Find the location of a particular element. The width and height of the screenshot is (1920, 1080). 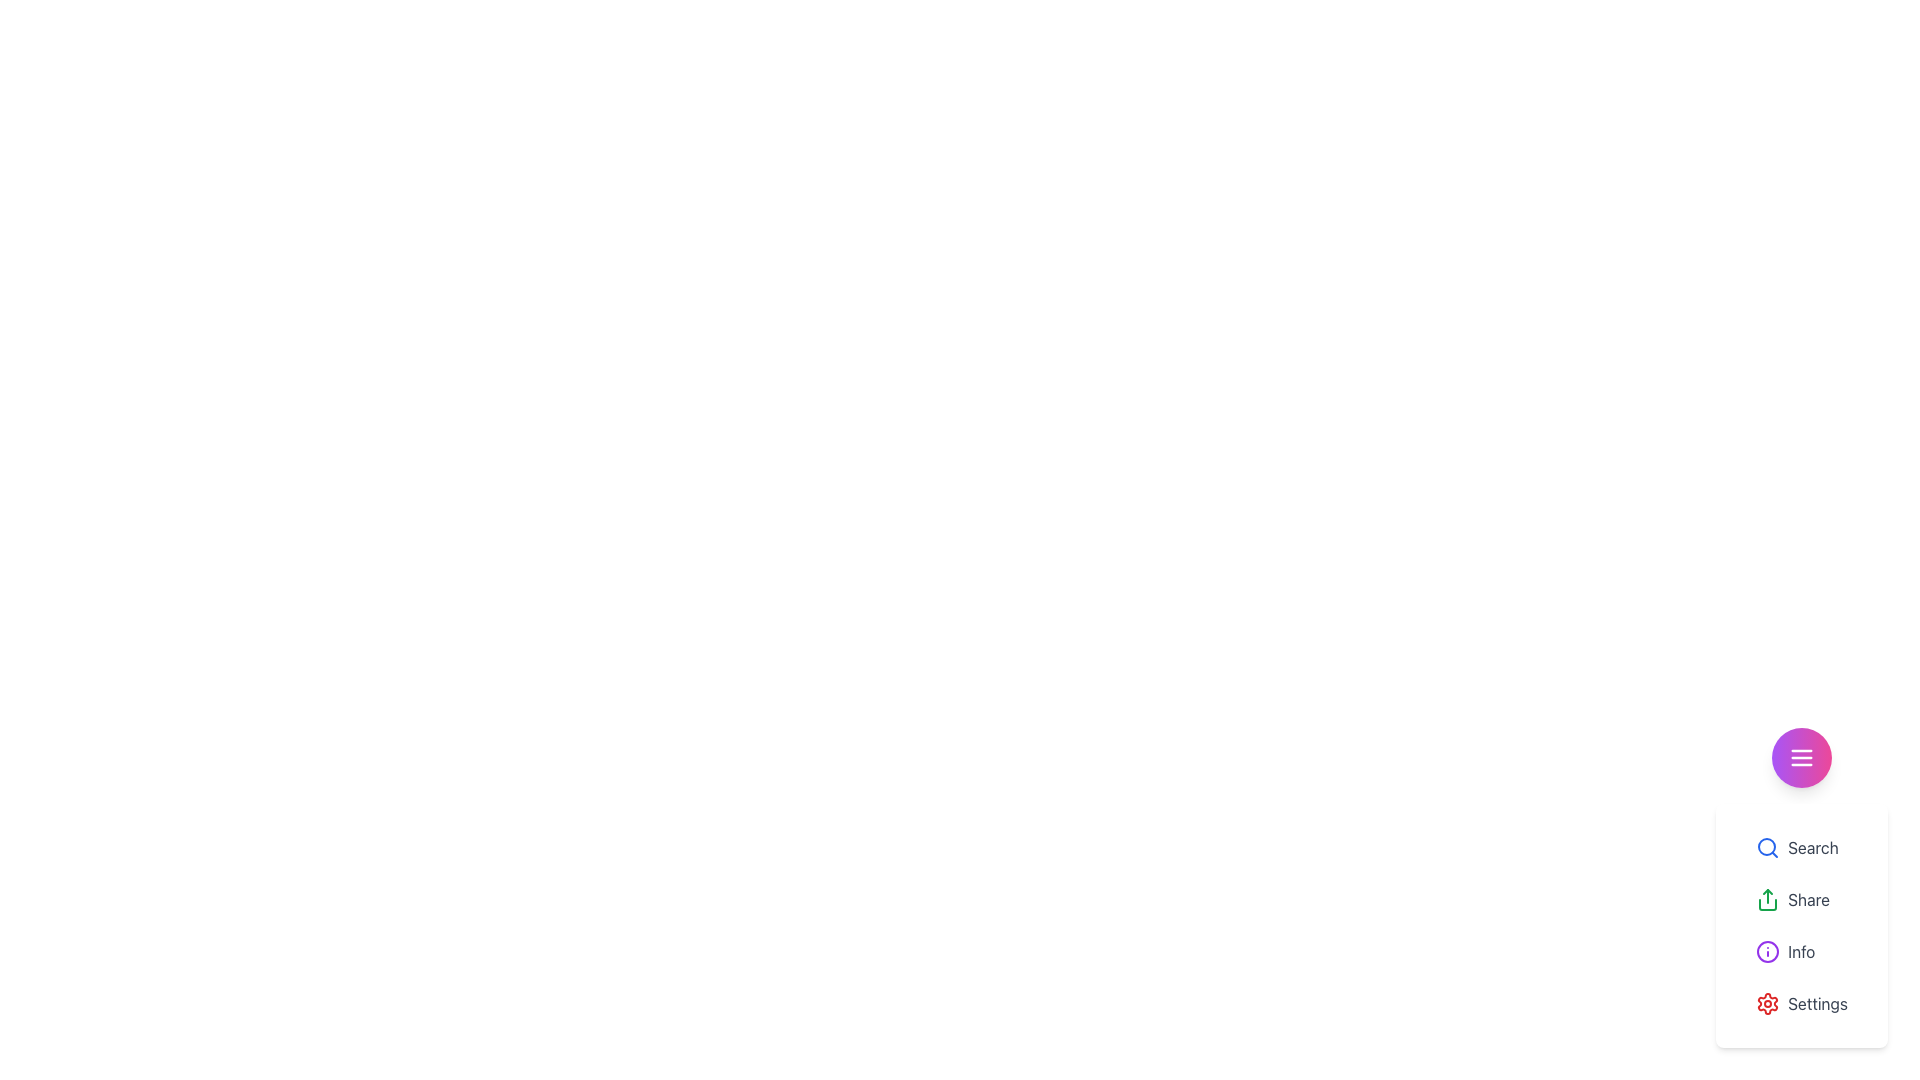

the navigation icon, which consists of three parallel horizontal lines, located at the center of a circular button with a gradient purple-to-pink background is located at coordinates (1802, 758).